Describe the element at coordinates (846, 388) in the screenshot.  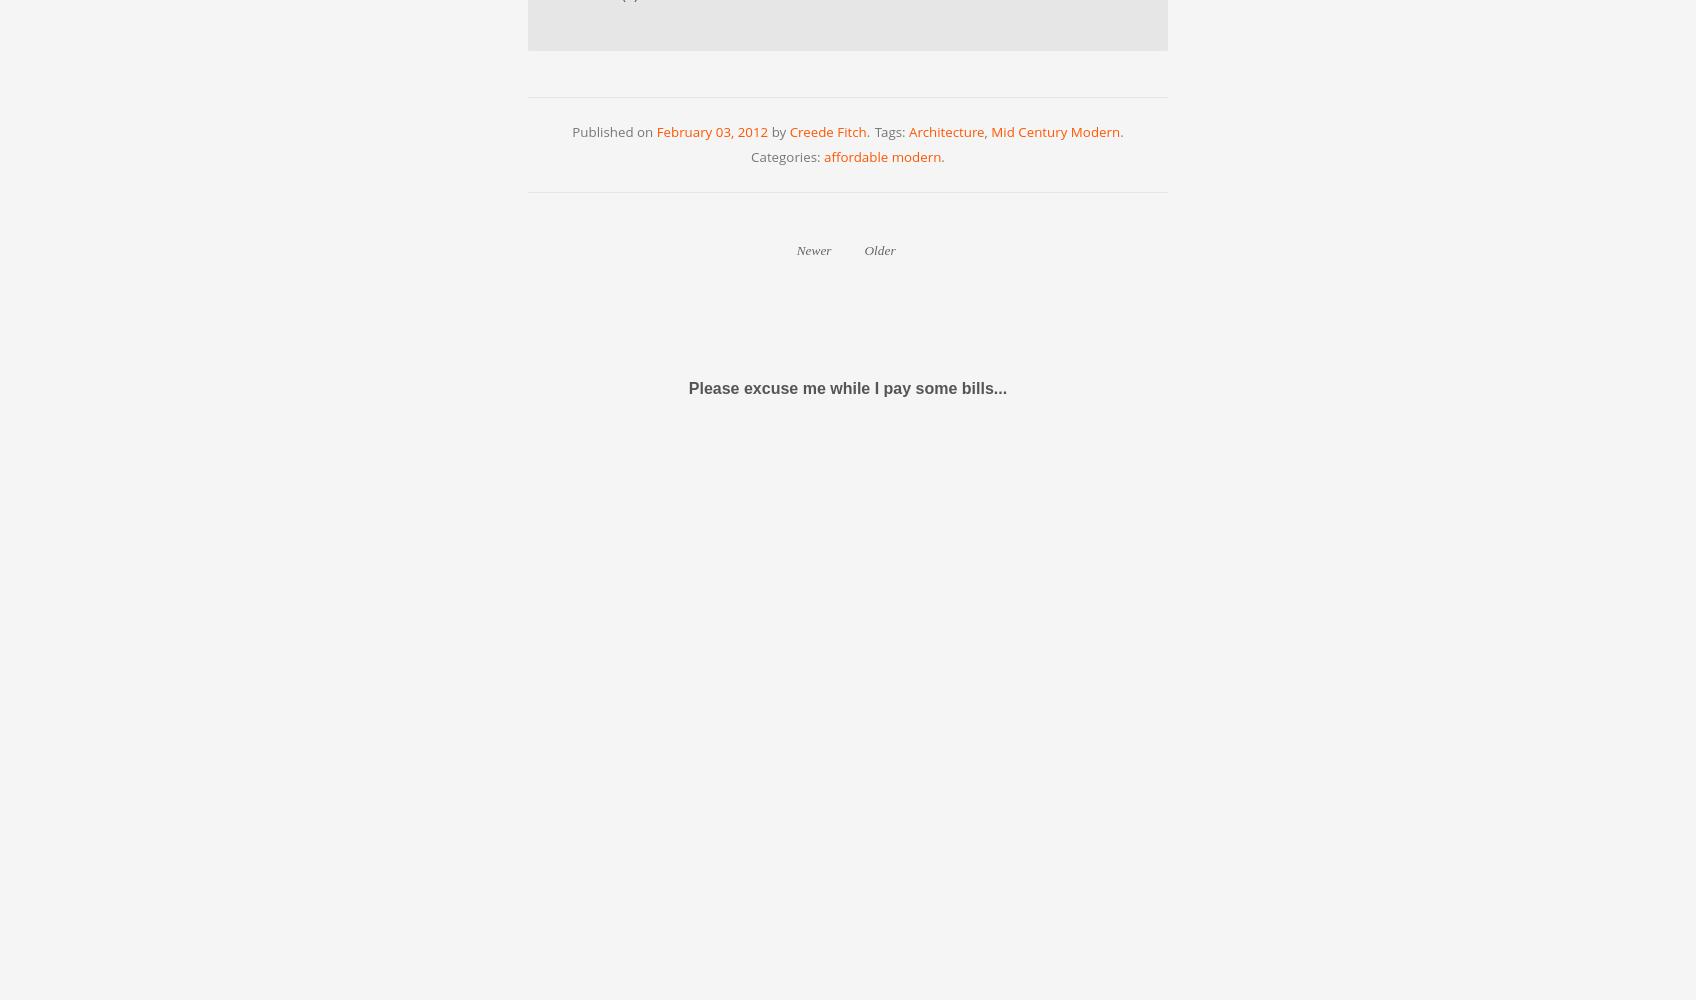
I see `'Please excuse me while I pay some bills...'` at that location.